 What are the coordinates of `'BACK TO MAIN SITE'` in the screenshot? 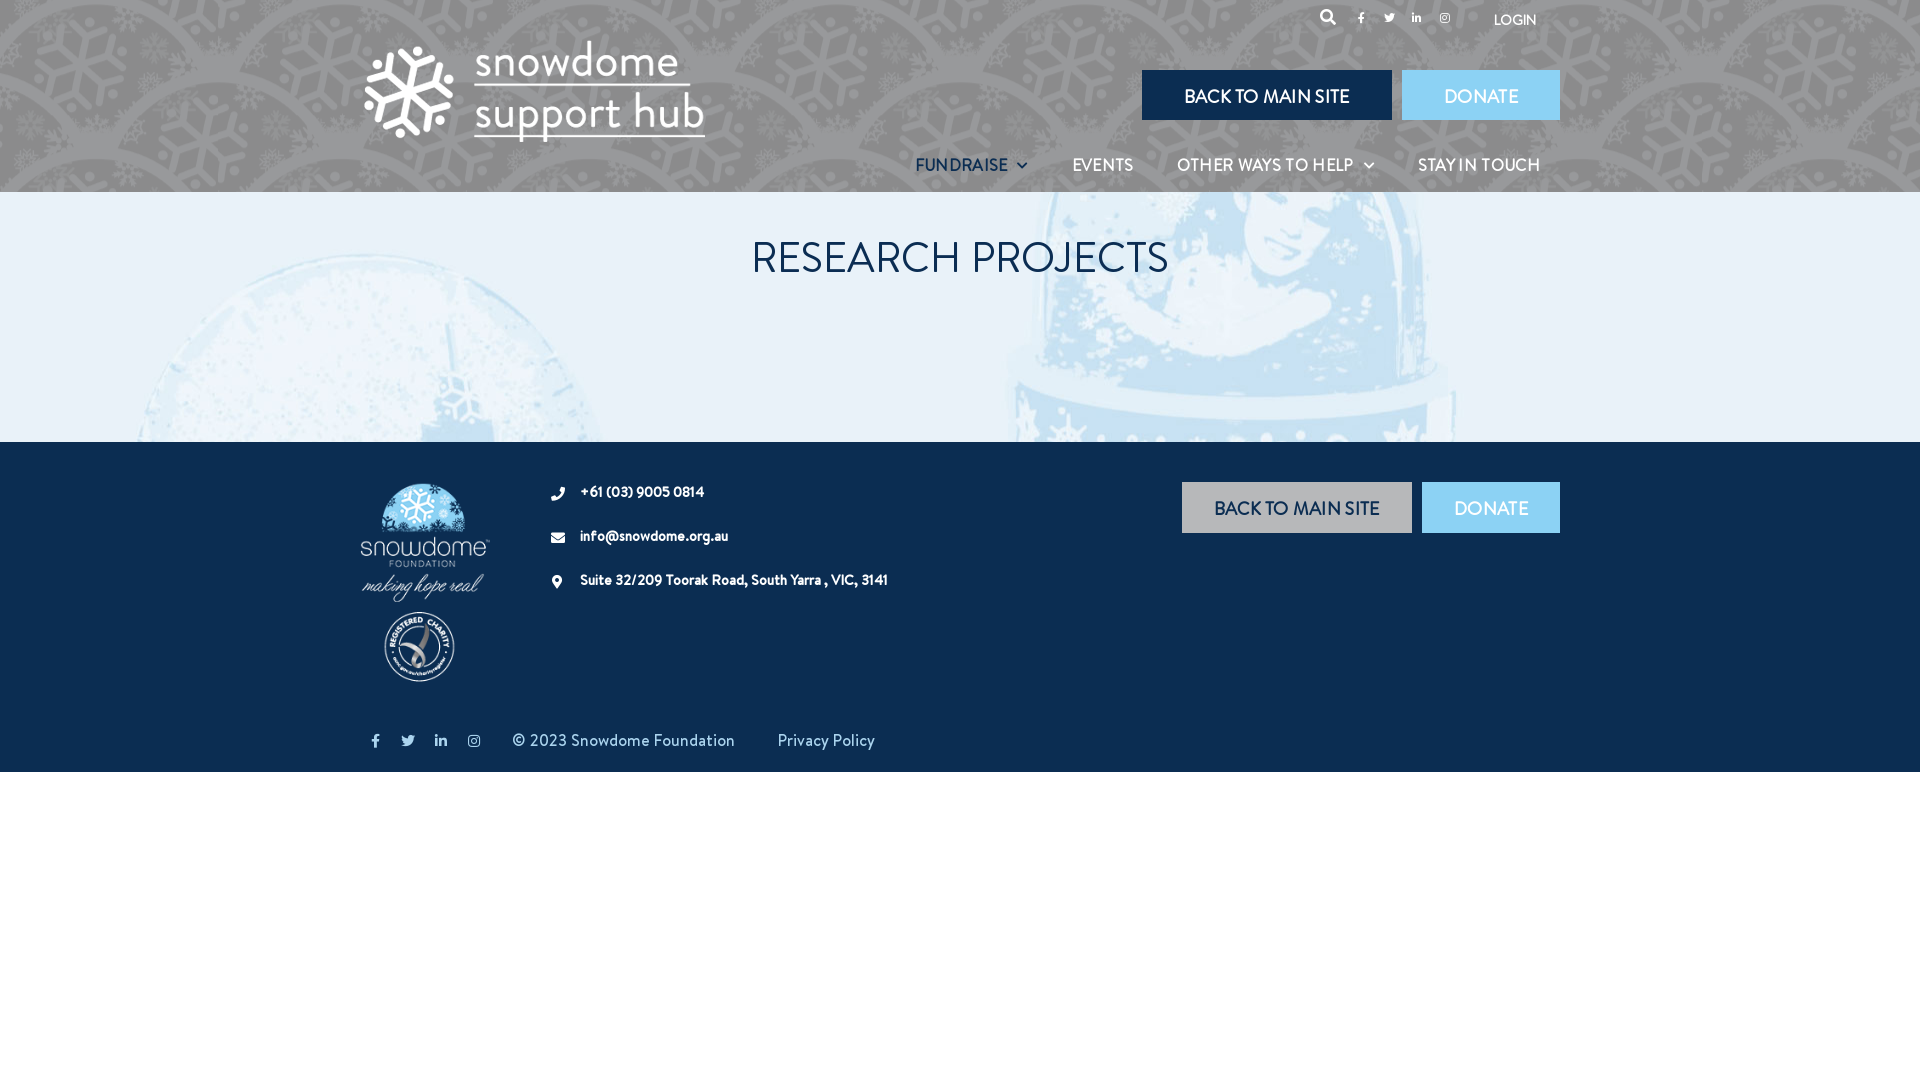 It's located at (1142, 95).